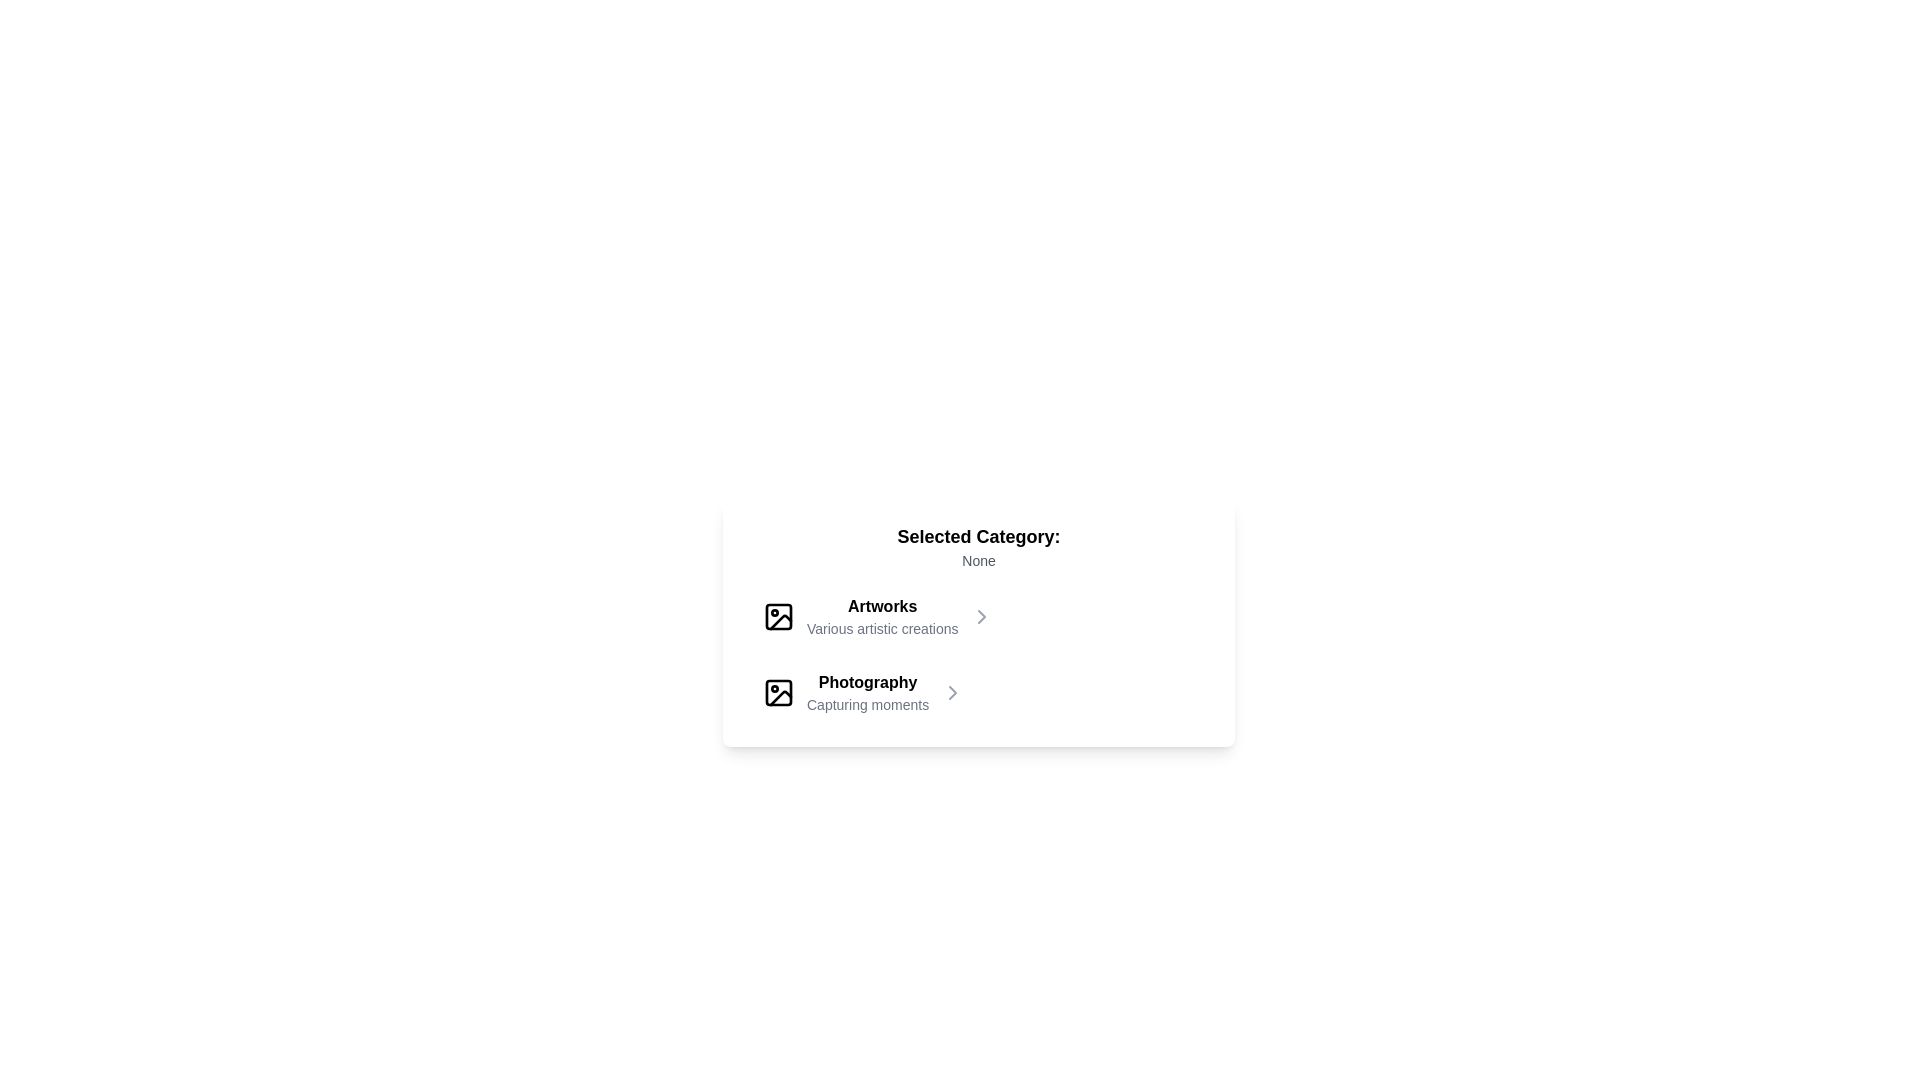  I want to click on the first list item labeled 'Artworks' which contains a bold title and an icon, so click(979, 616).